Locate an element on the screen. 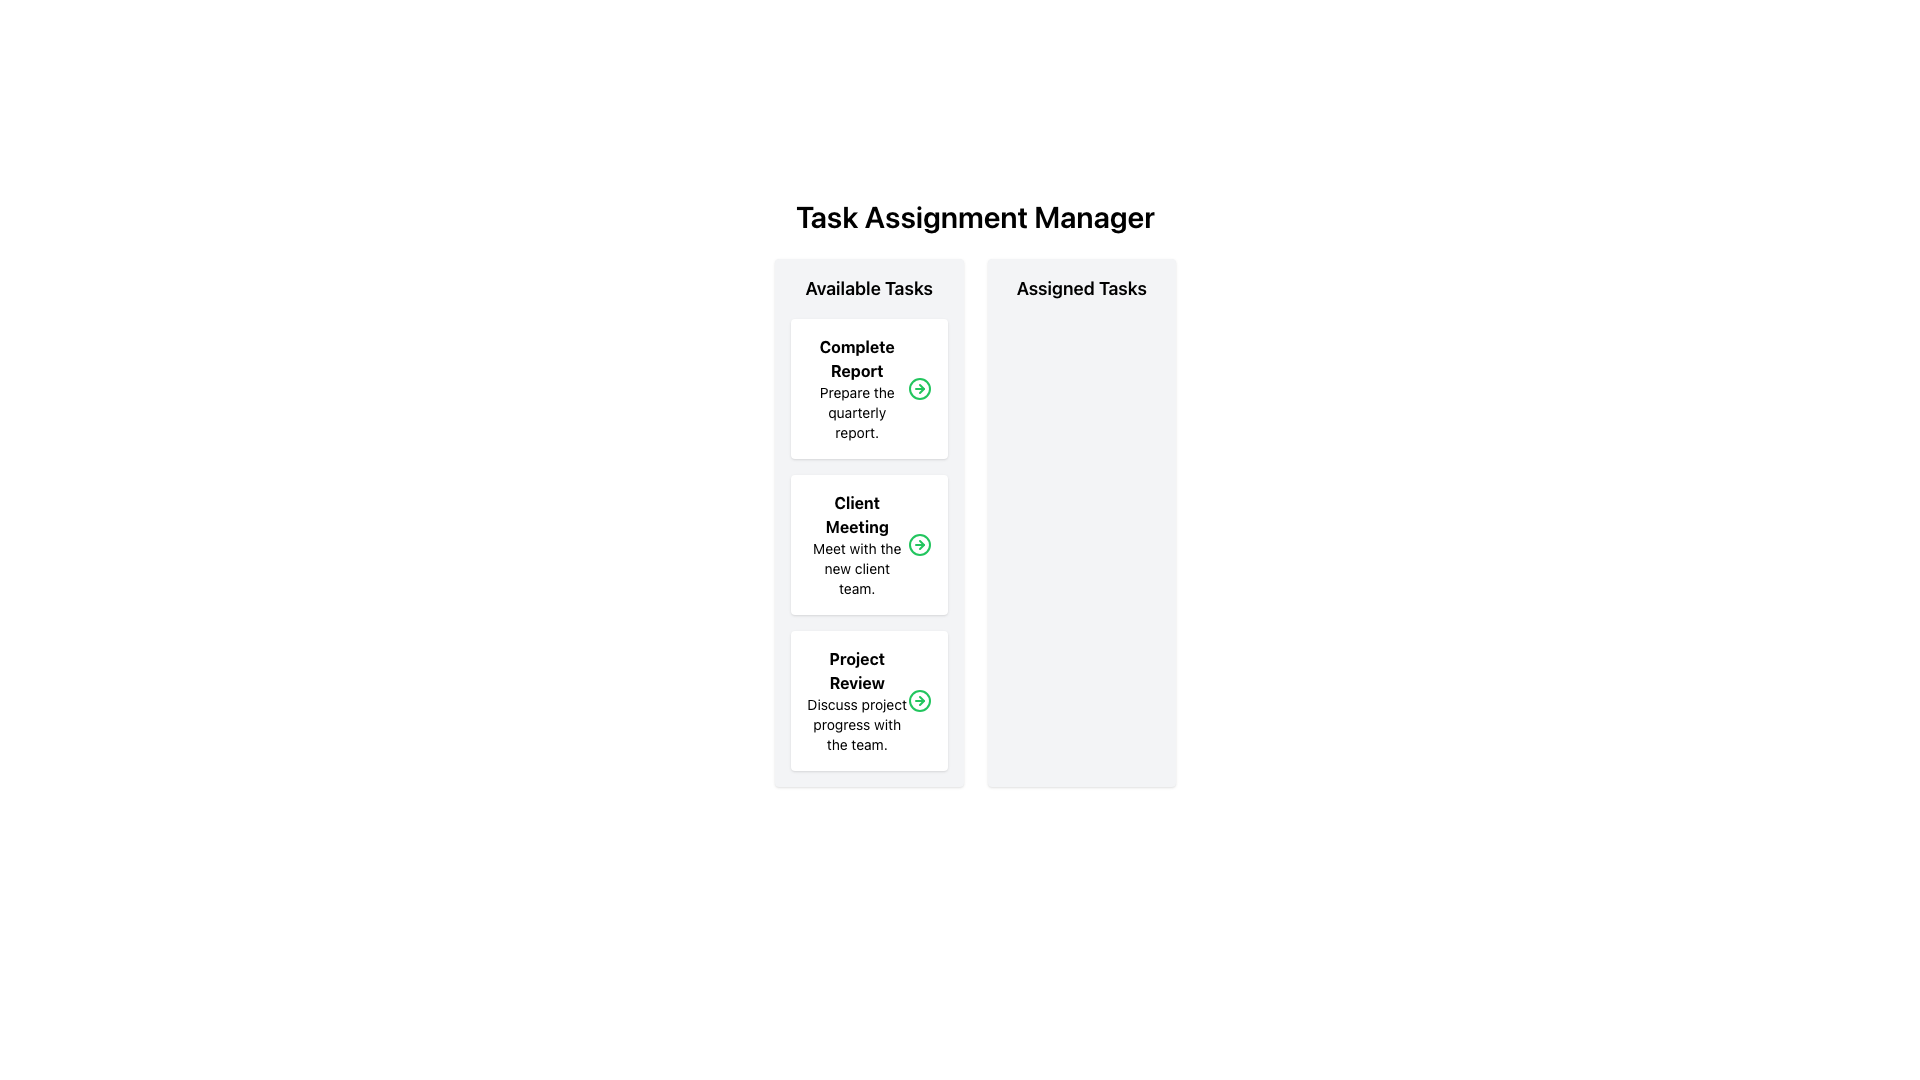  the circular green-bordered decorative boundary of the icon, which is part of the circular arrow icon next to the 'Client Meeting' text in the 'Available Tasks' section is located at coordinates (918, 544).